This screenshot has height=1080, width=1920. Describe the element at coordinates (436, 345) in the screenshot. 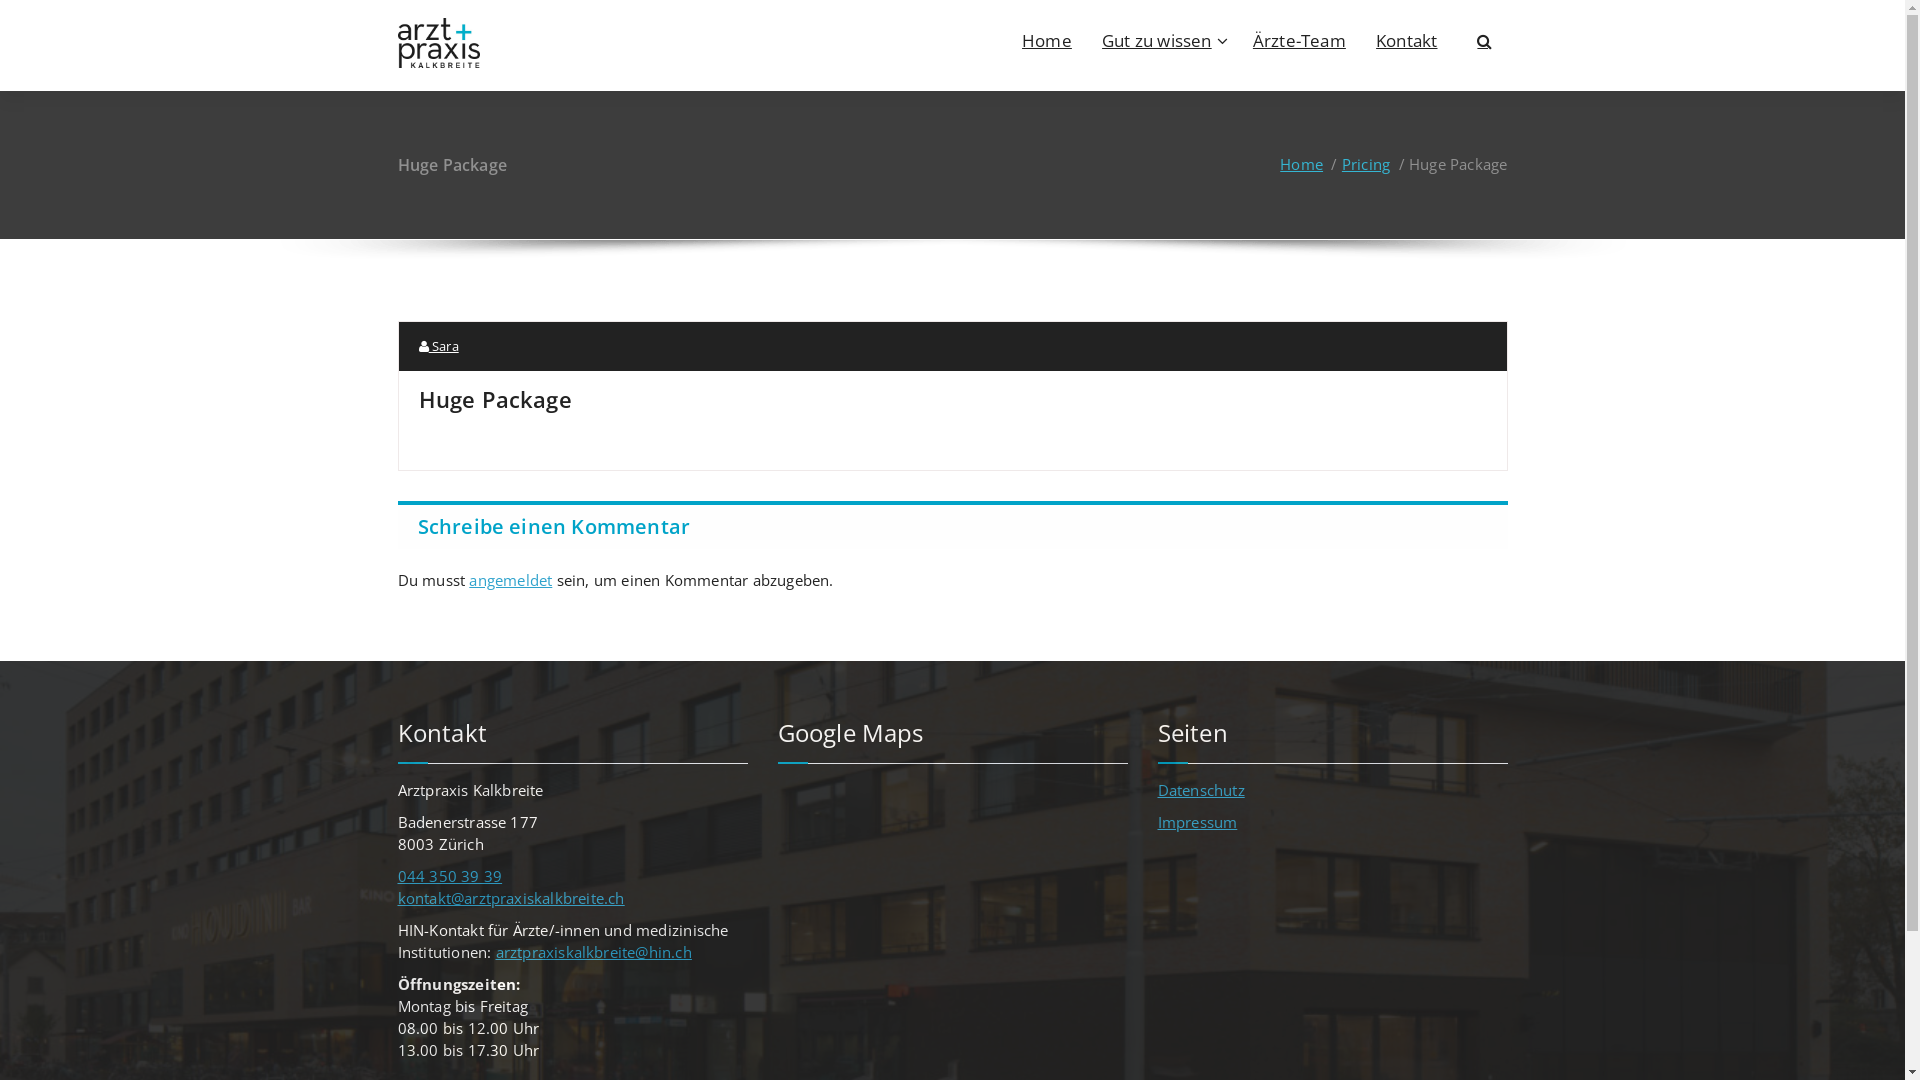

I see `'Sara'` at that location.